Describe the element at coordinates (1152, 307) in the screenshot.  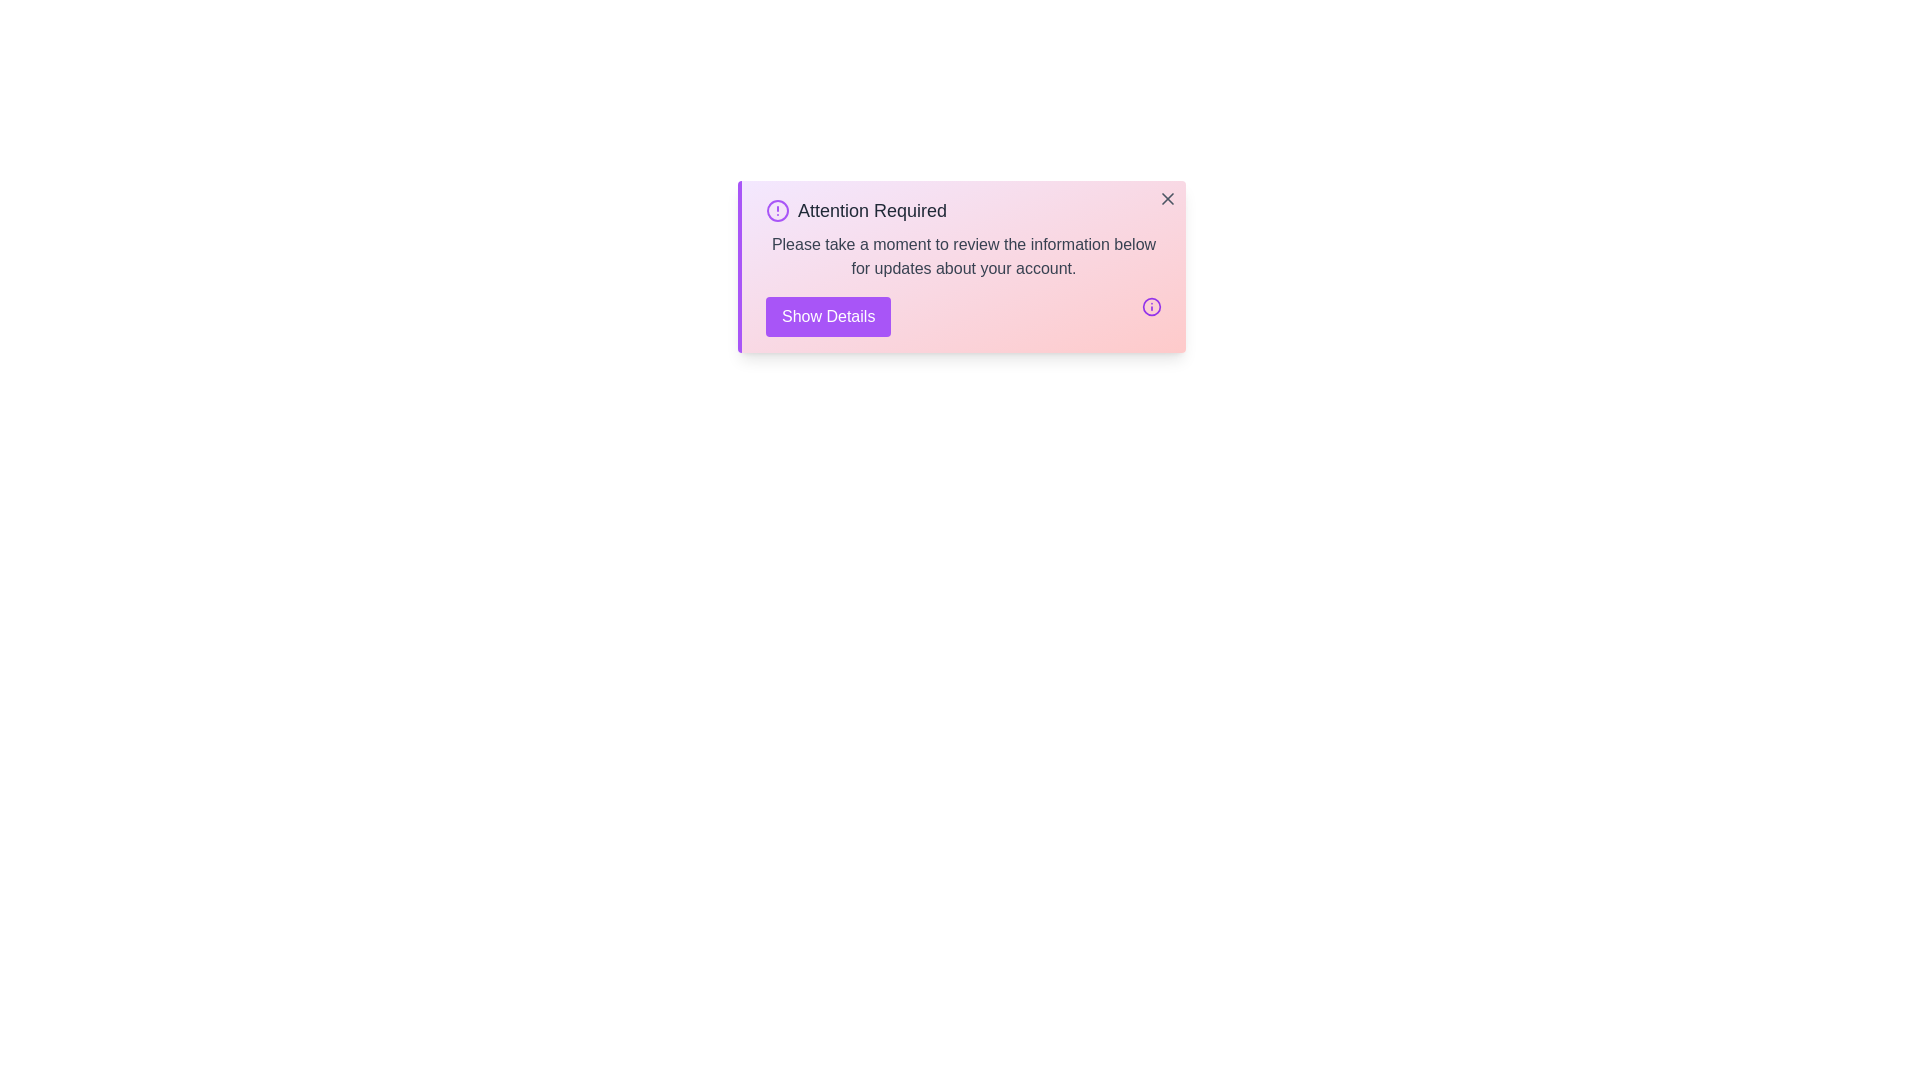
I see `the info icon to view additional information` at that location.